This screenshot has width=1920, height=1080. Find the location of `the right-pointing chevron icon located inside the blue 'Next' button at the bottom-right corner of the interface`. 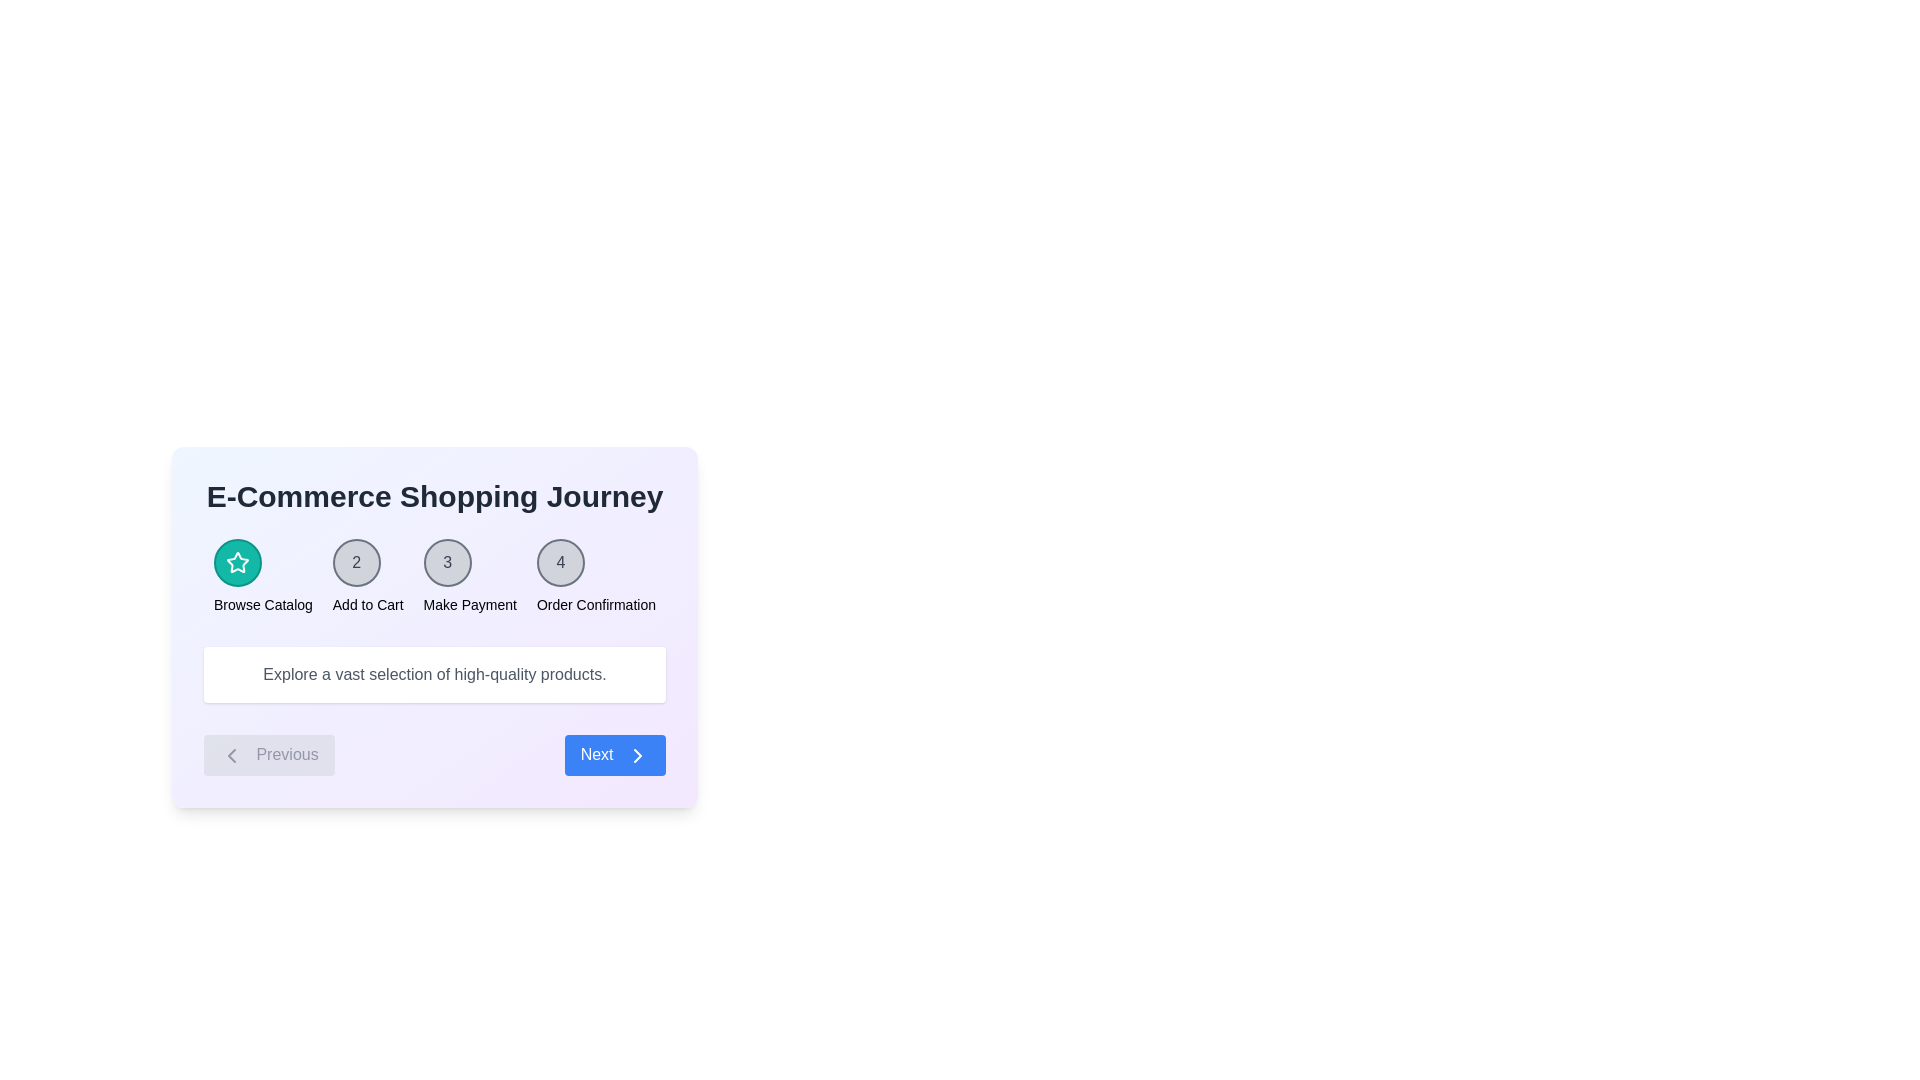

the right-pointing chevron icon located inside the blue 'Next' button at the bottom-right corner of the interface is located at coordinates (637, 755).